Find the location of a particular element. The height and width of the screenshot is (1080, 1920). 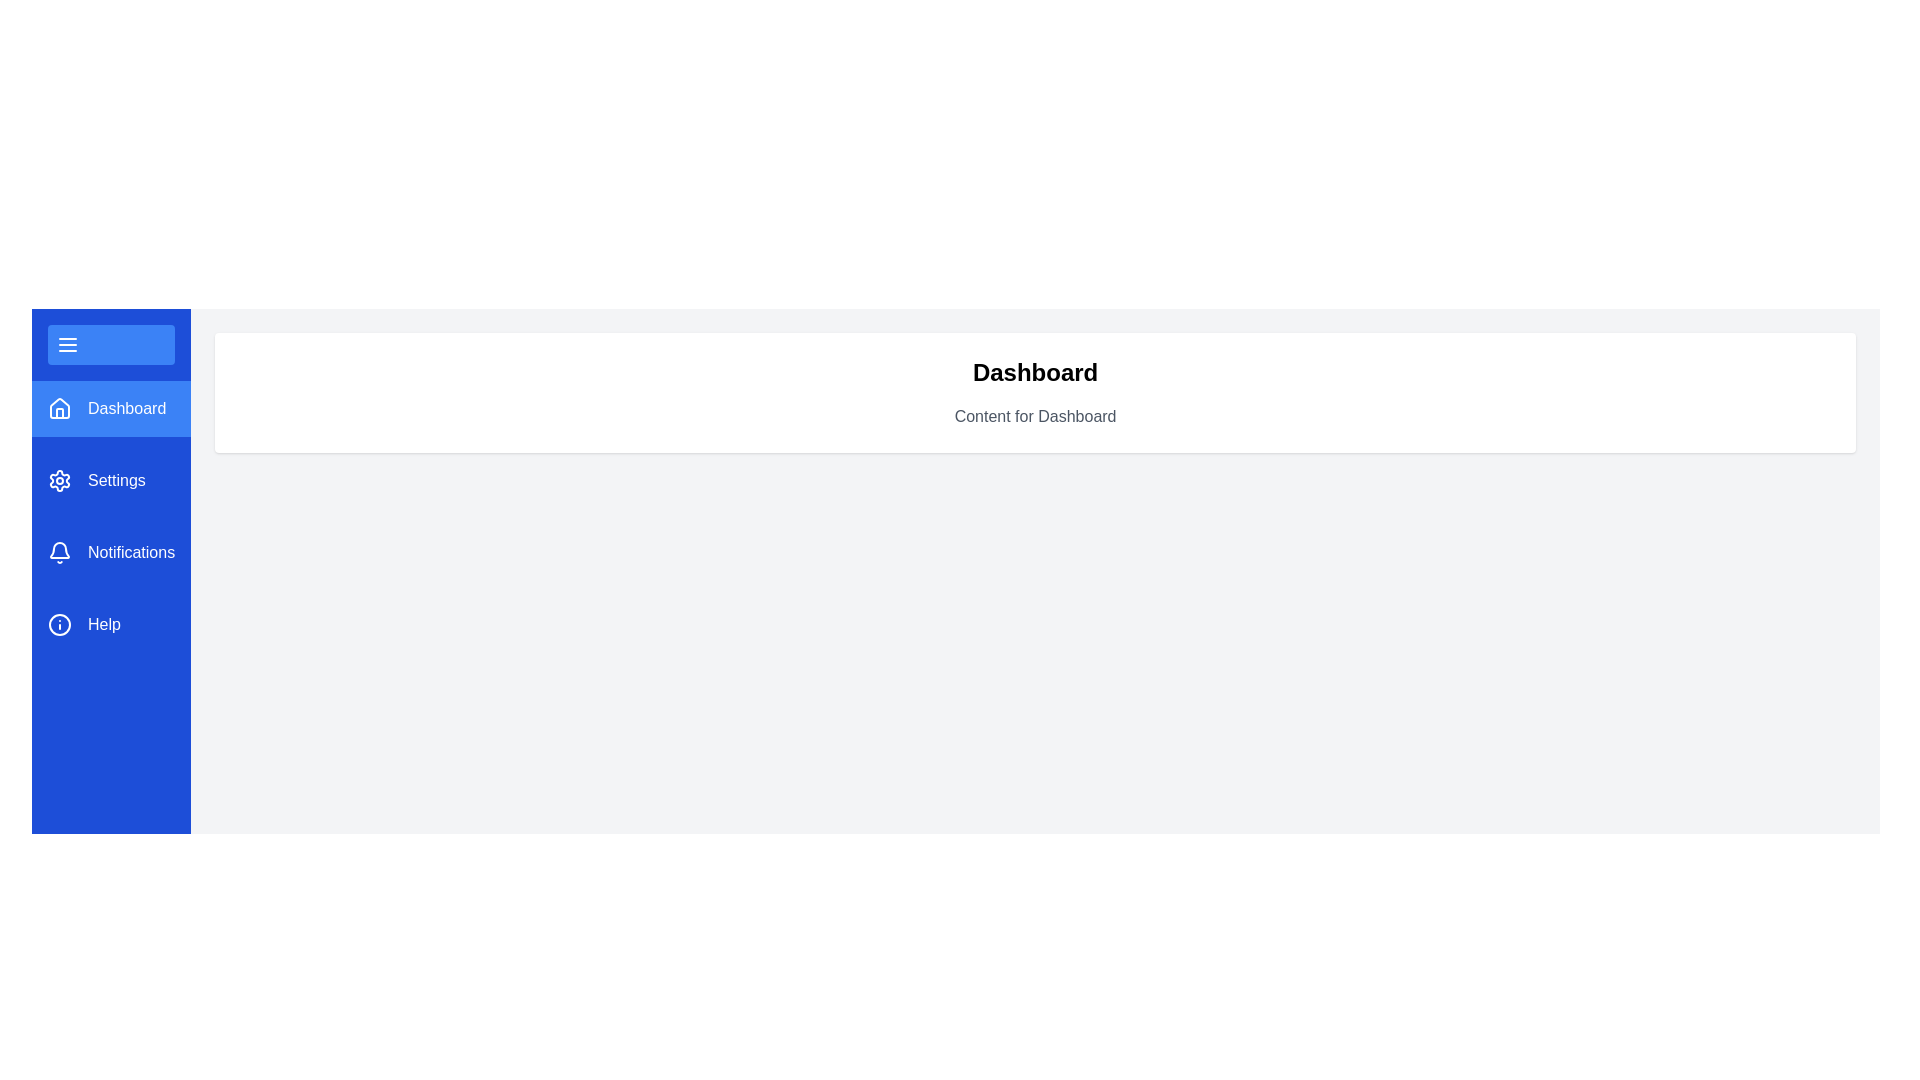

the notification icon, which is a bell symbol against a blue square background, located in the vertical navigation menu as the third item is located at coordinates (59, 552).